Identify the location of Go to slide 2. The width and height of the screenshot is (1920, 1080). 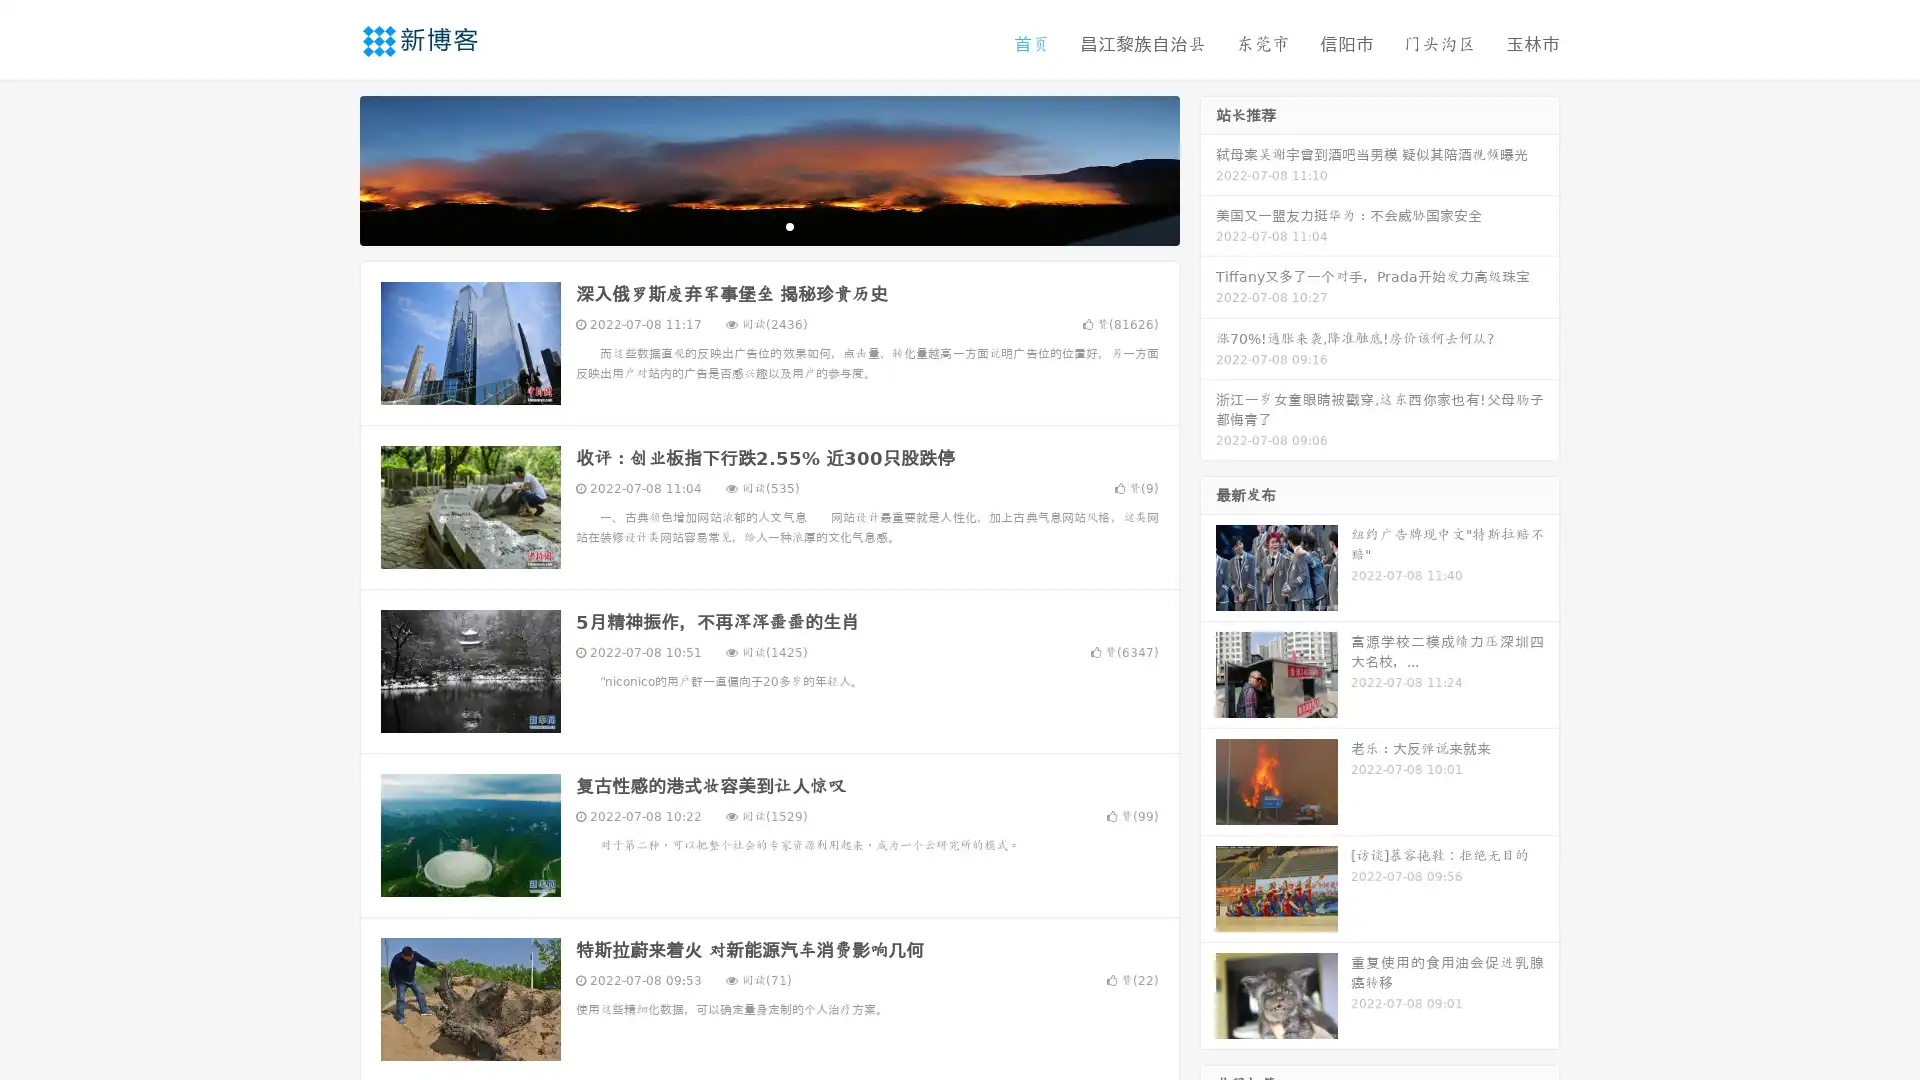
(768, 225).